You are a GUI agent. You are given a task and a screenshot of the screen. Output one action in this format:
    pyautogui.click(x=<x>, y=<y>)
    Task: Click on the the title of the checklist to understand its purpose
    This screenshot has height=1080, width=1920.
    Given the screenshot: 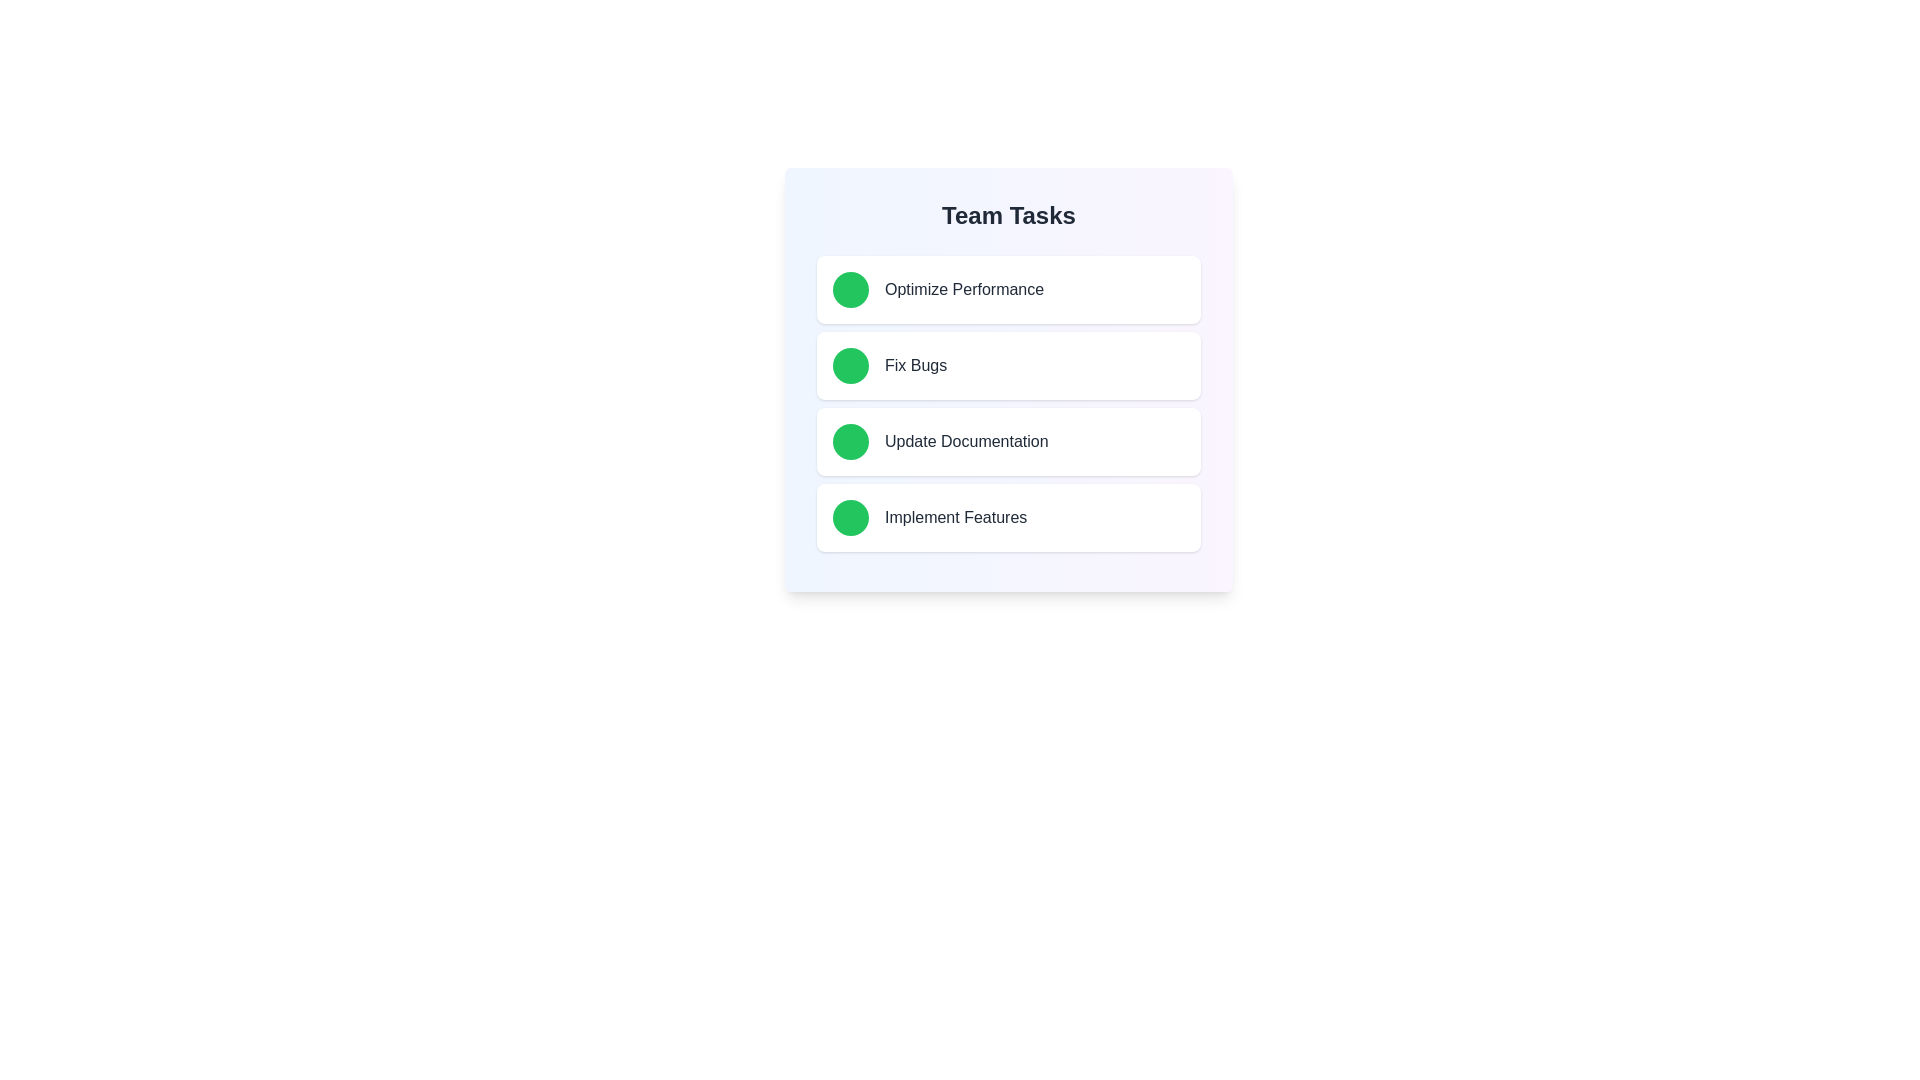 What is the action you would take?
    pyautogui.click(x=1008, y=216)
    